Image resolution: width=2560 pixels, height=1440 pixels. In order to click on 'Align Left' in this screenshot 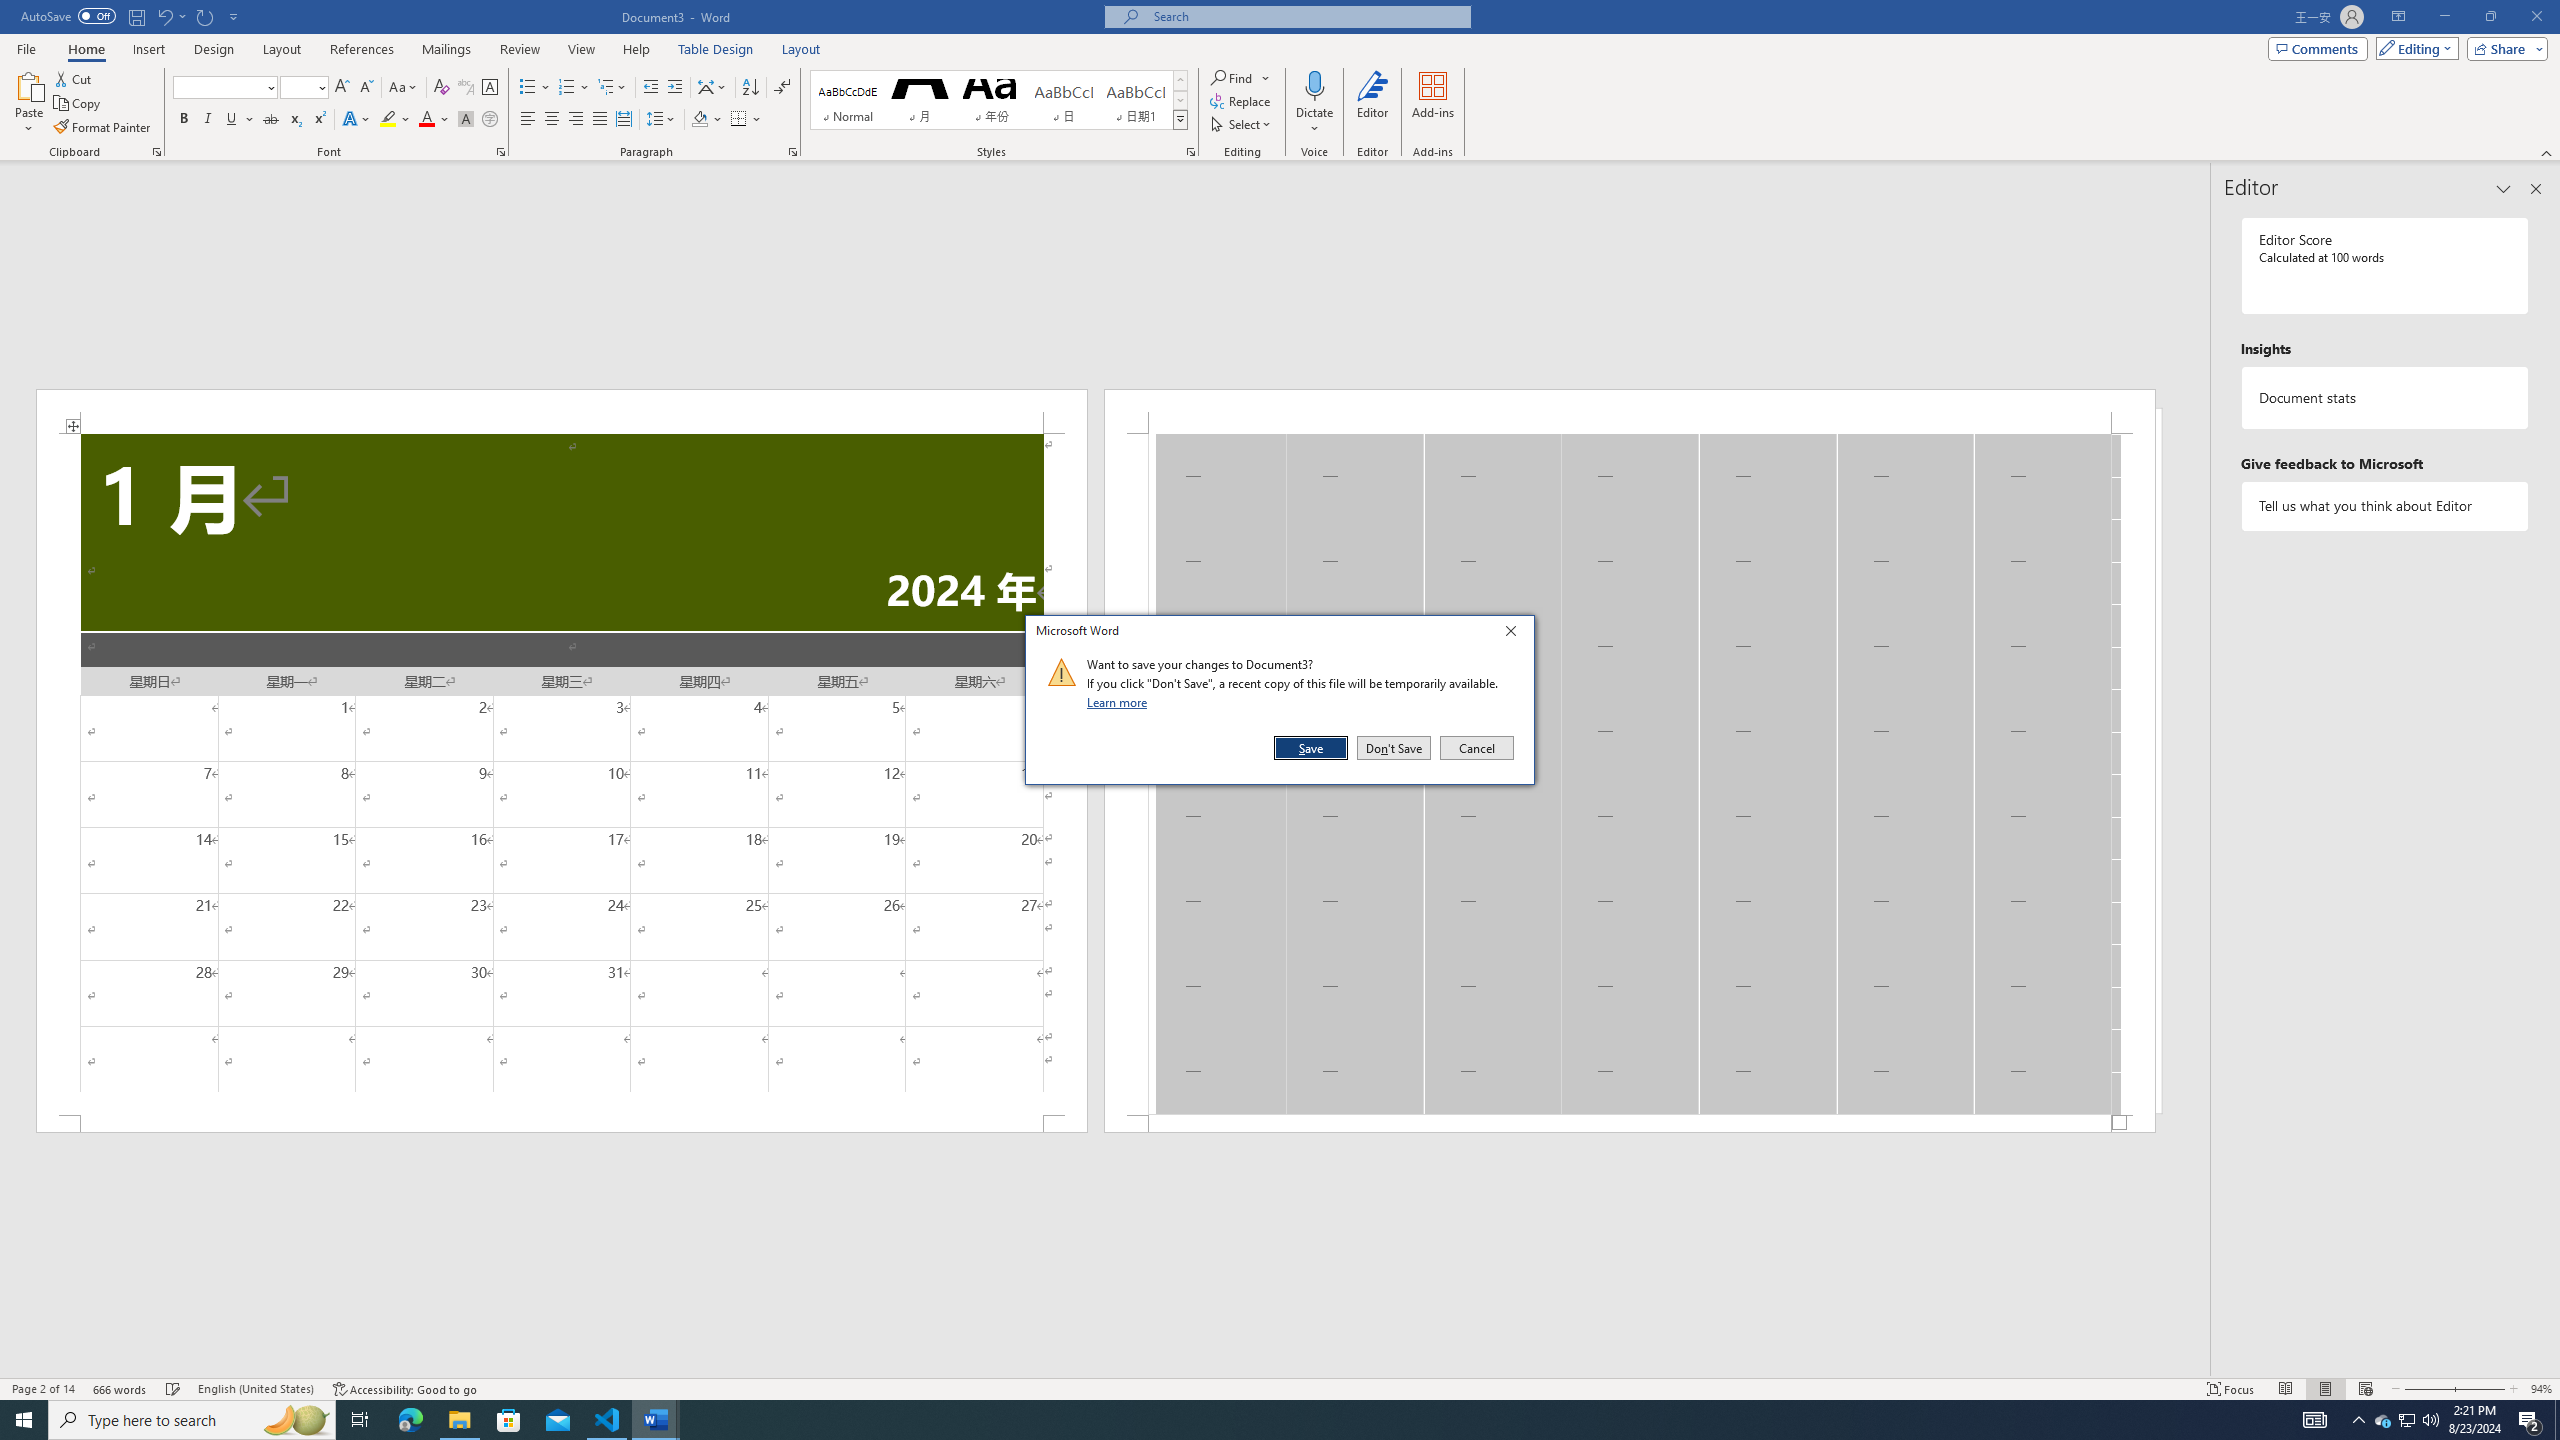, I will do `click(527, 118)`.